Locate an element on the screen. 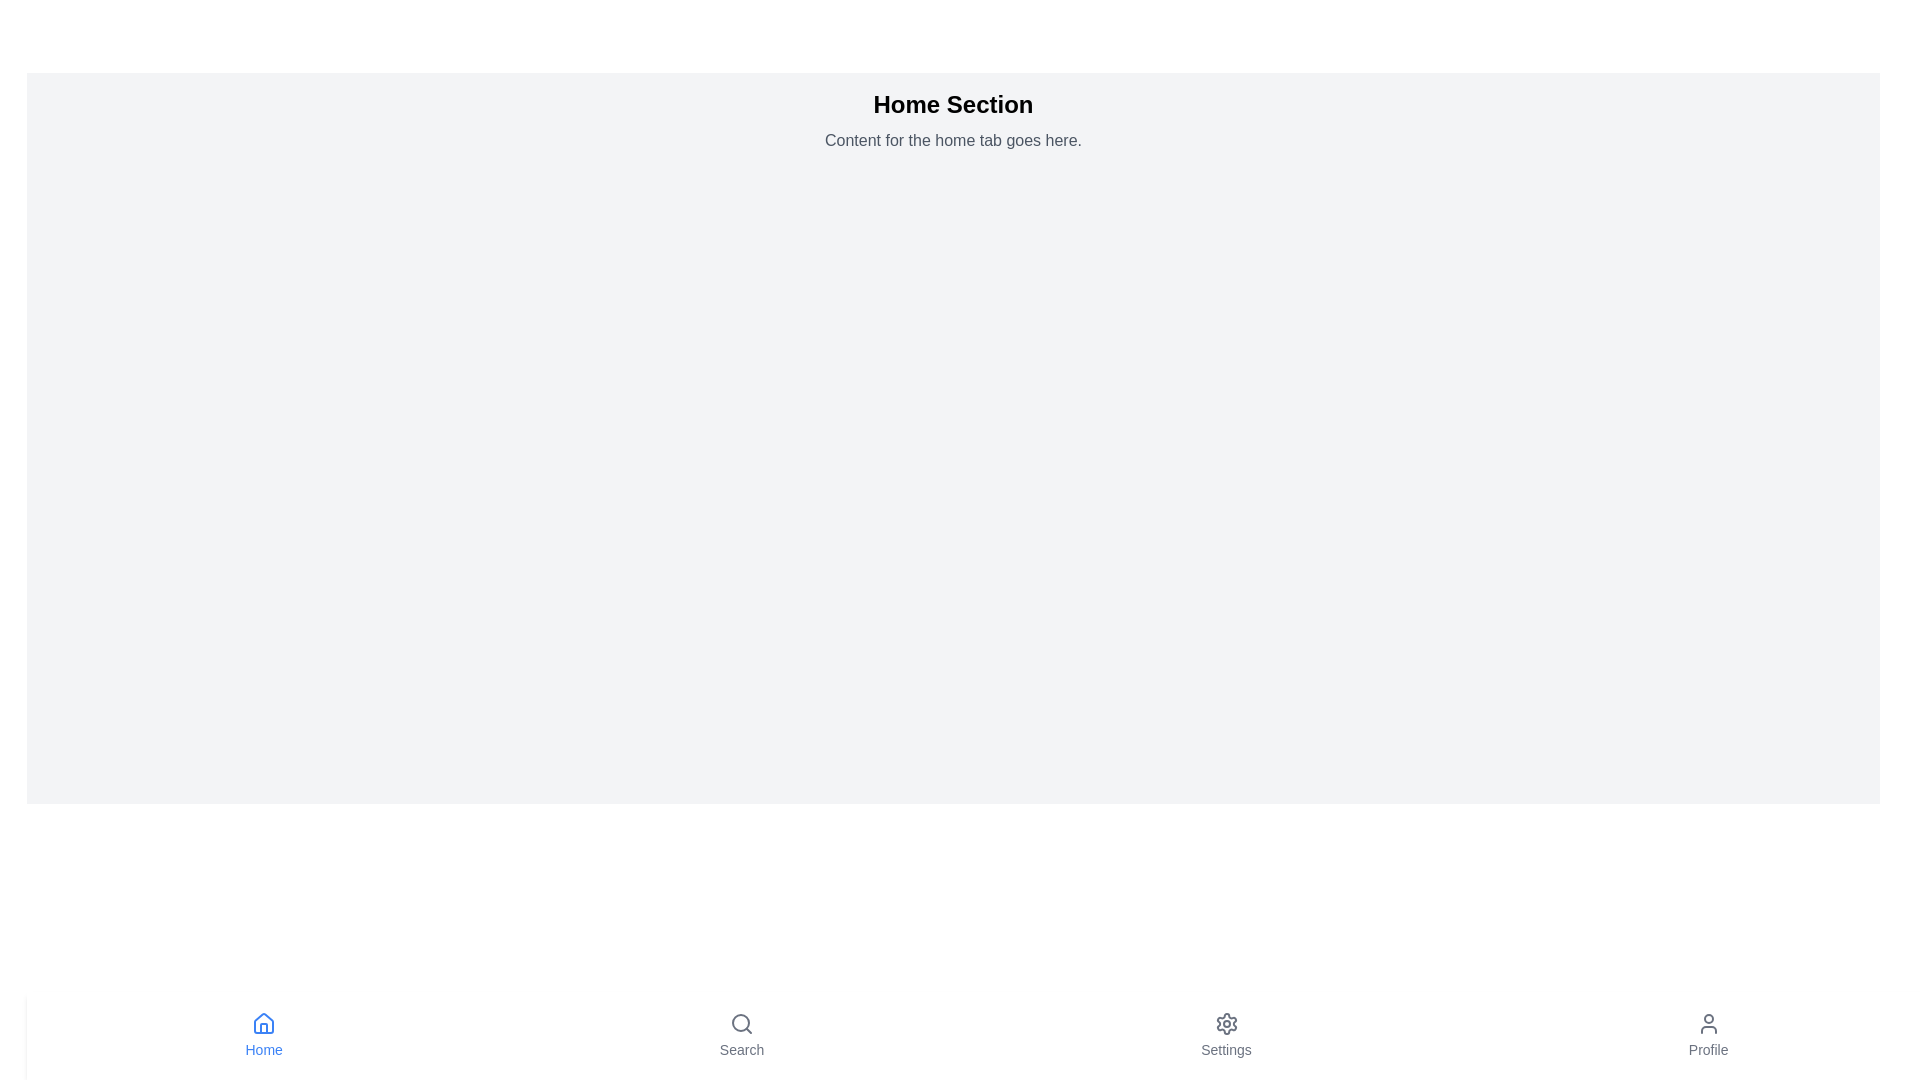  the outer contour of the house-shaped icon in the bottom navigation bar labeled 'Home' is located at coordinates (263, 1023).